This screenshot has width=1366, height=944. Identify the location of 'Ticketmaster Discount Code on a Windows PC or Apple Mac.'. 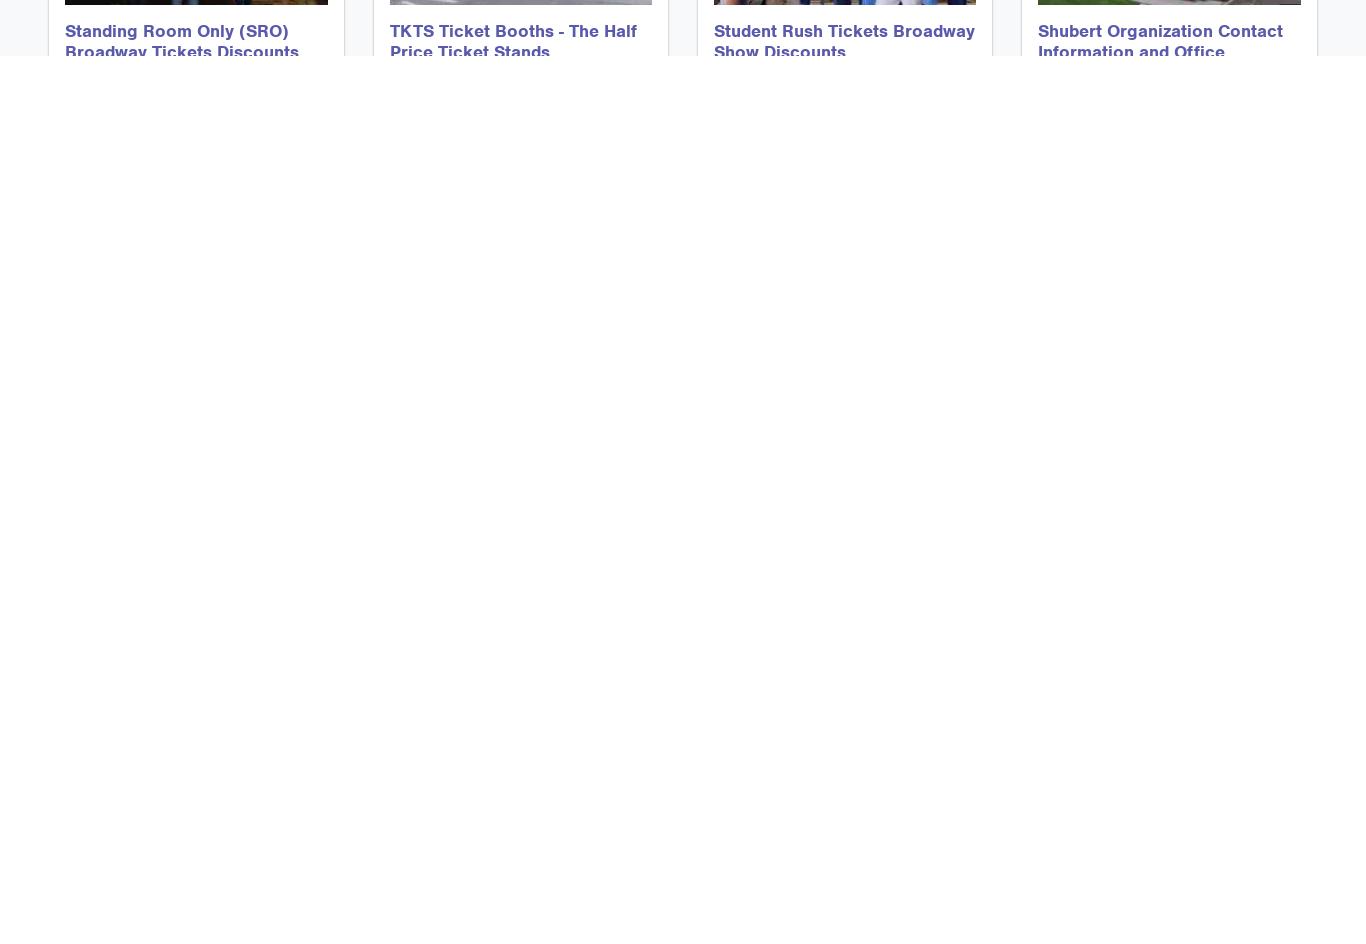
(828, 608).